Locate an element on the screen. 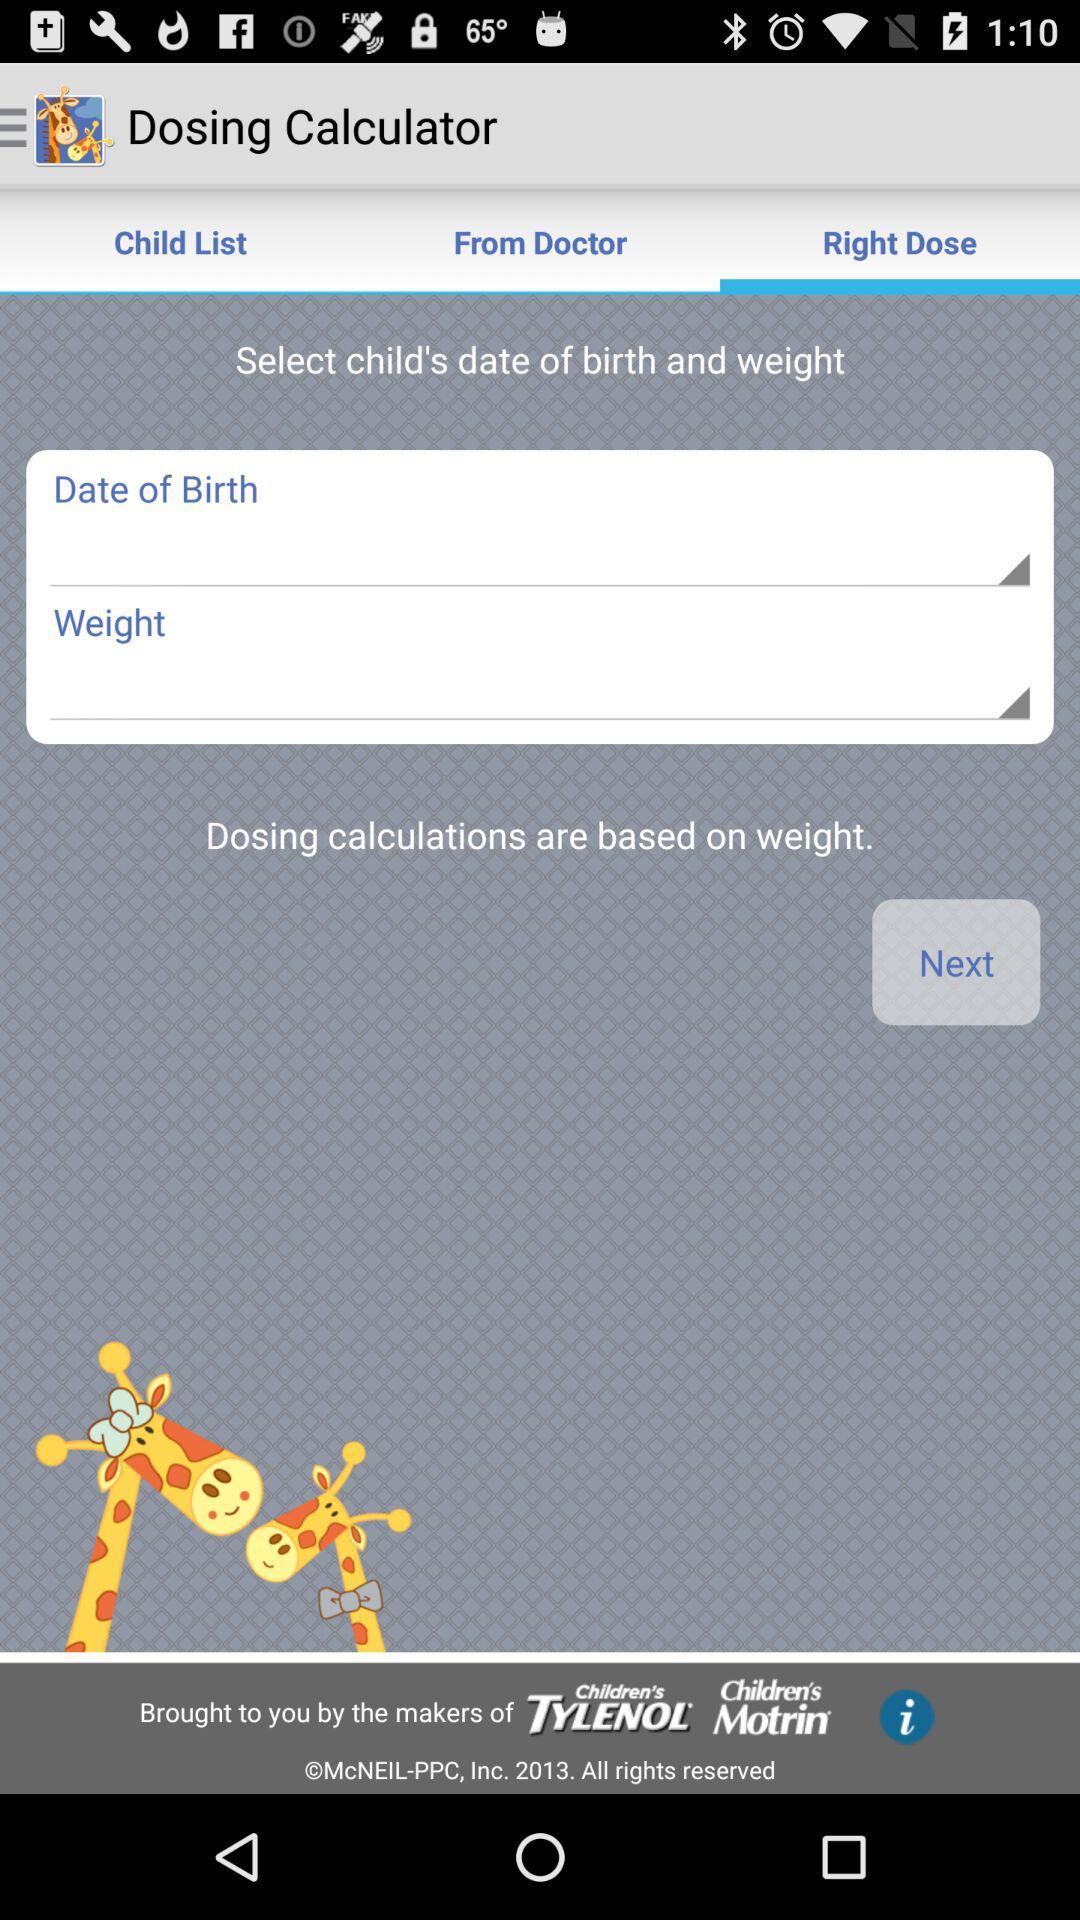 This screenshot has width=1080, height=1920. icon next to the right dose icon is located at coordinates (540, 240).